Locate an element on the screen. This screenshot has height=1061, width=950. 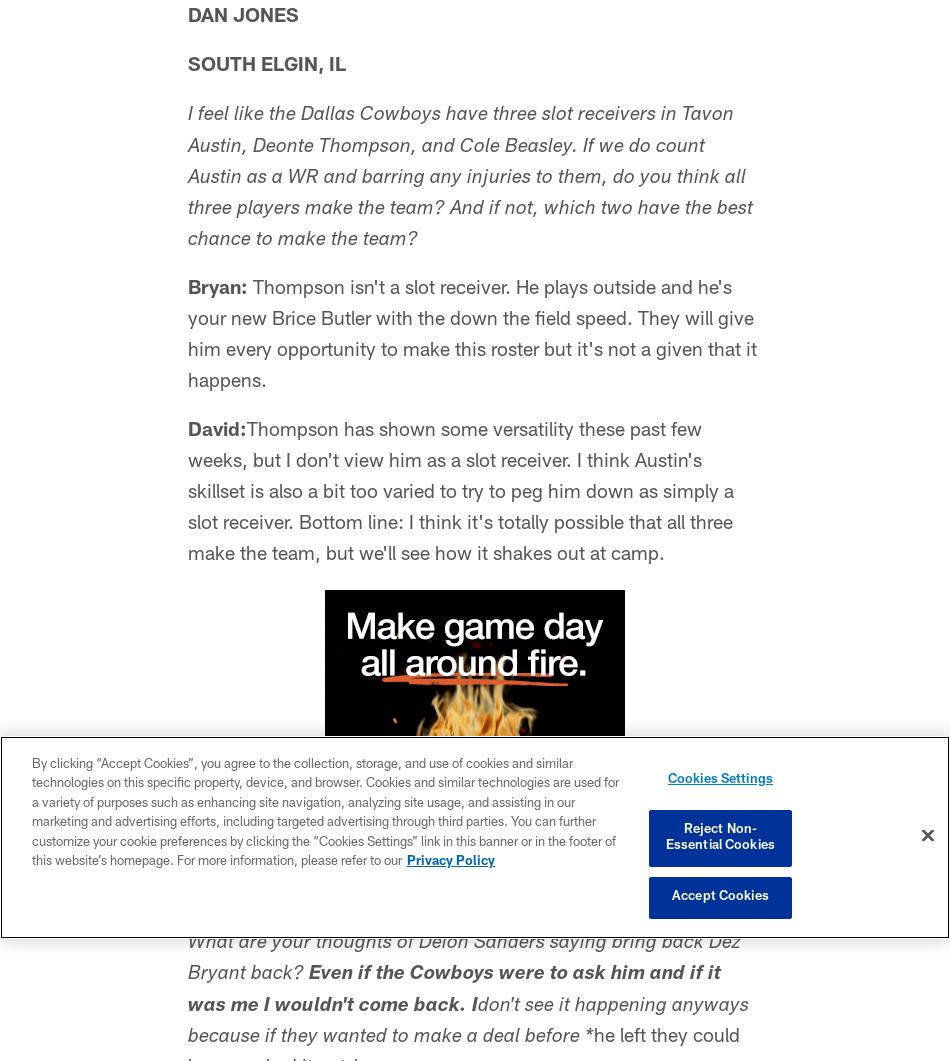
'Even if the Cowboys were to ask him and if it was me I wouldn't come back. I' is located at coordinates (453, 989).